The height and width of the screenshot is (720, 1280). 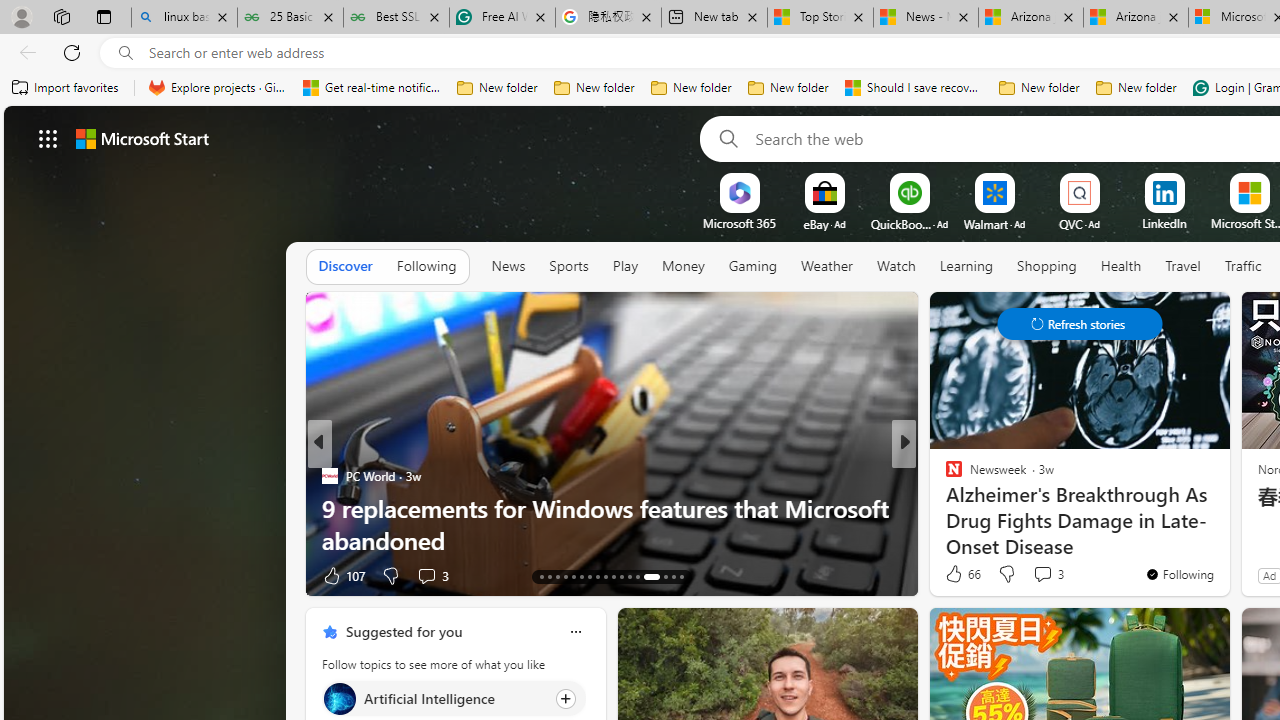 What do you see at coordinates (1041, 573) in the screenshot?
I see `'View comments 3 Comment'` at bounding box center [1041, 573].